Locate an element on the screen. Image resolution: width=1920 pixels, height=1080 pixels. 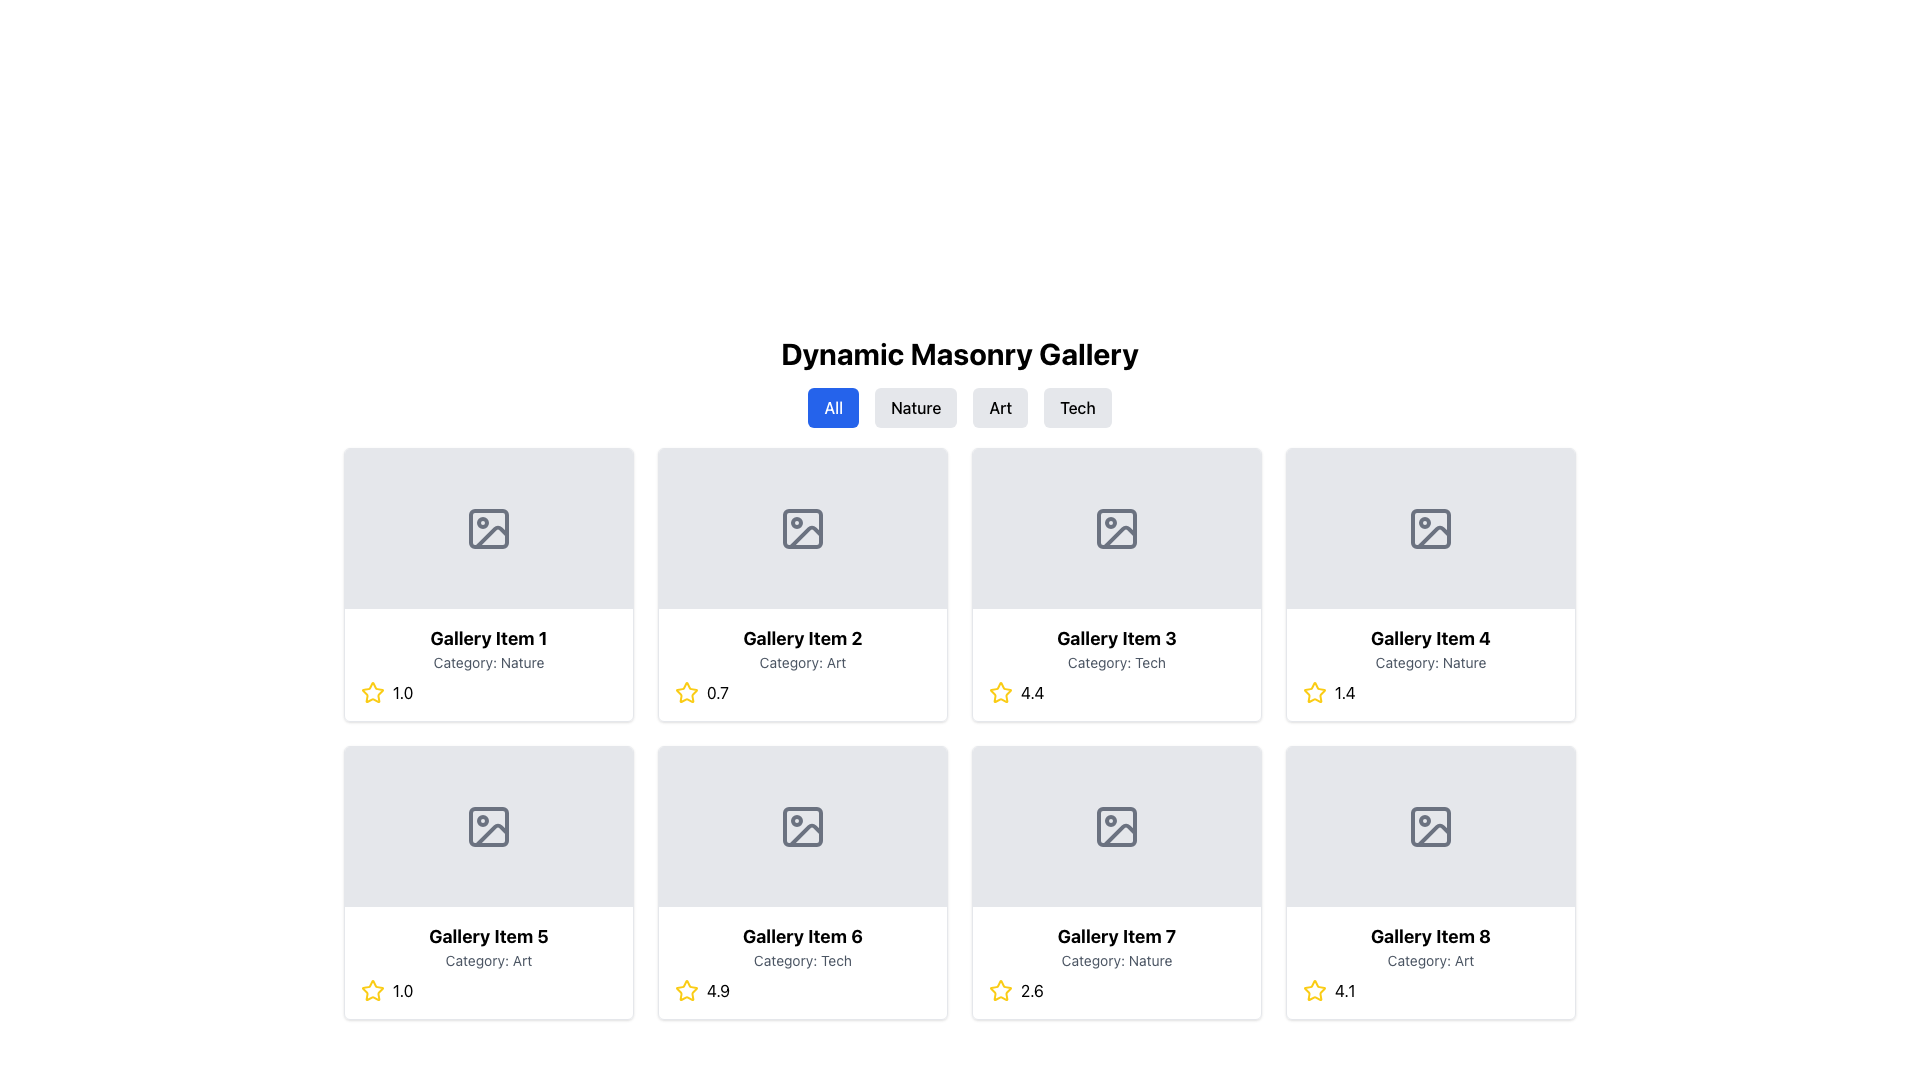
the star icon used for the rating system located in the card labeled 'Gallery Item 4' to the left of the '1.4' rating text for additional details is located at coordinates (1314, 690).